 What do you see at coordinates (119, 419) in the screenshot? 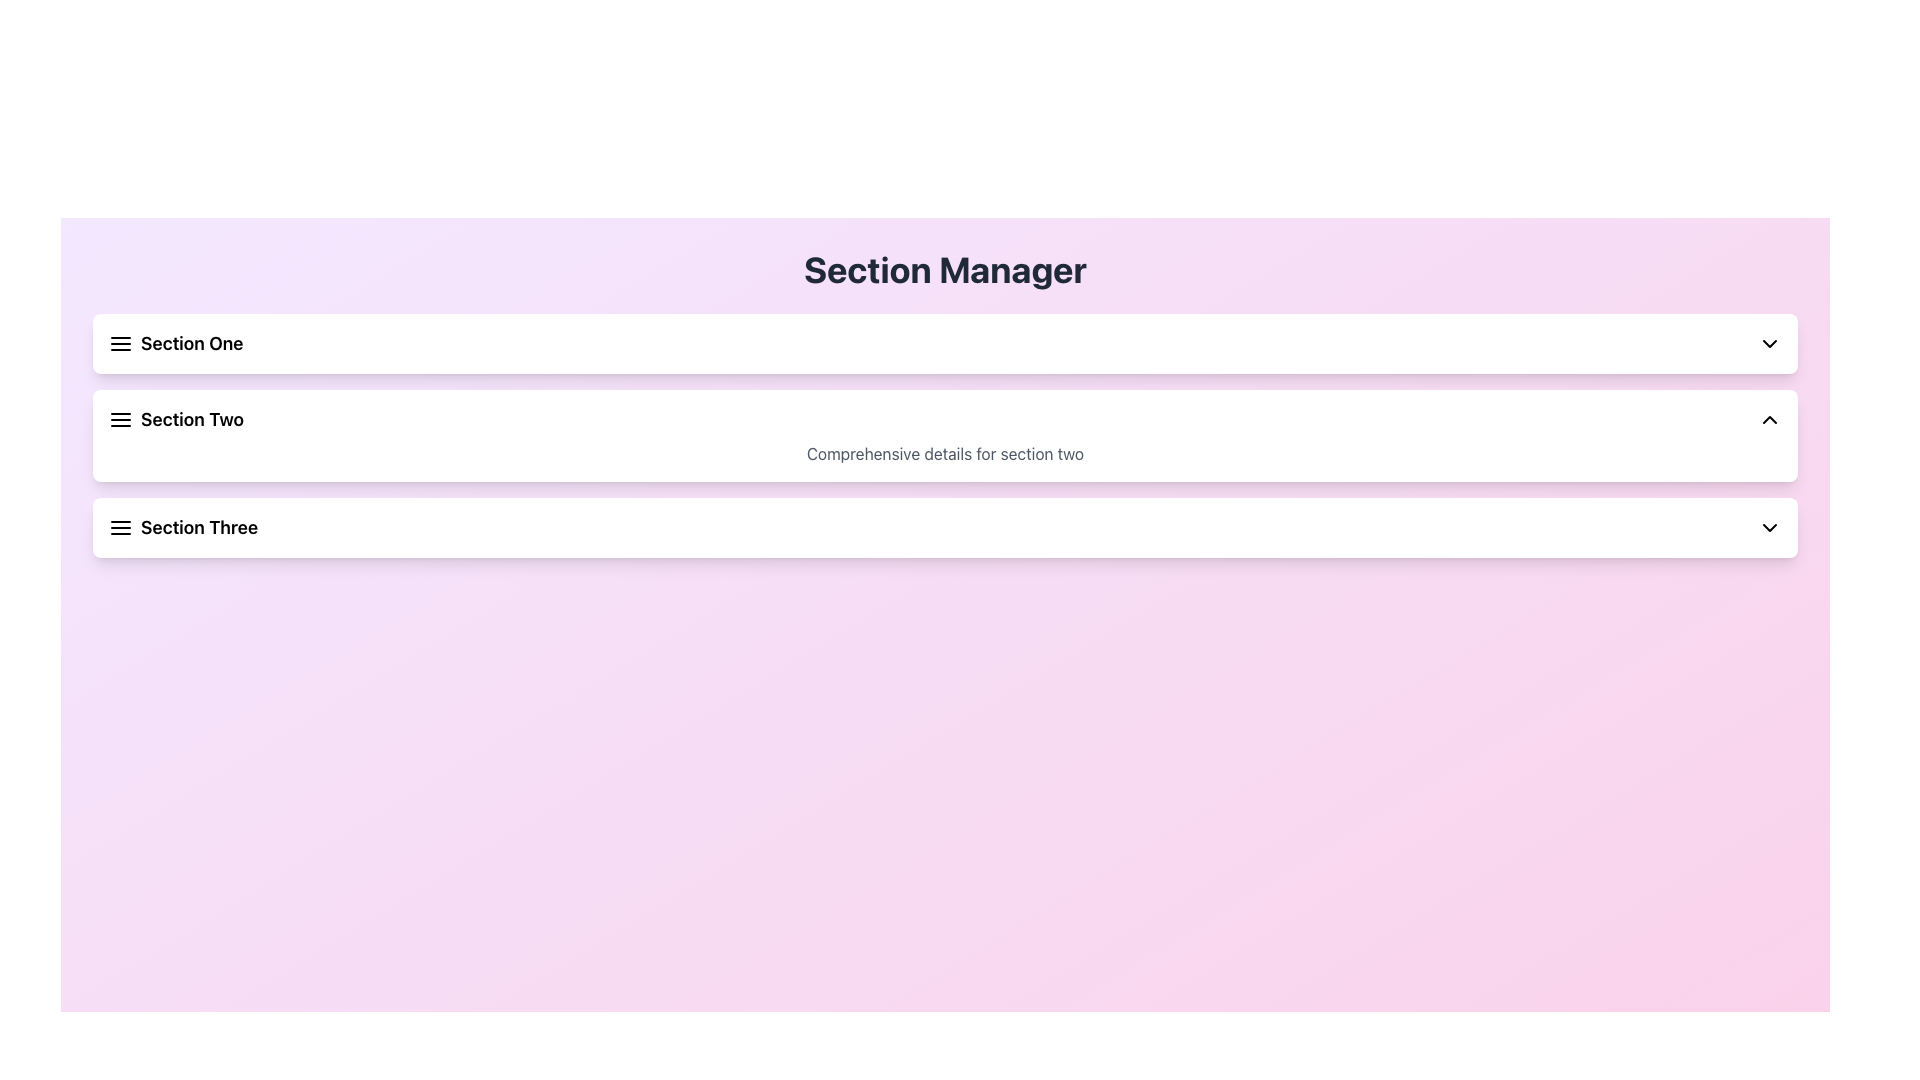
I see `the icon that serves as a visual indicator for the 'Section Two' section, located to the left of its title` at bounding box center [119, 419].